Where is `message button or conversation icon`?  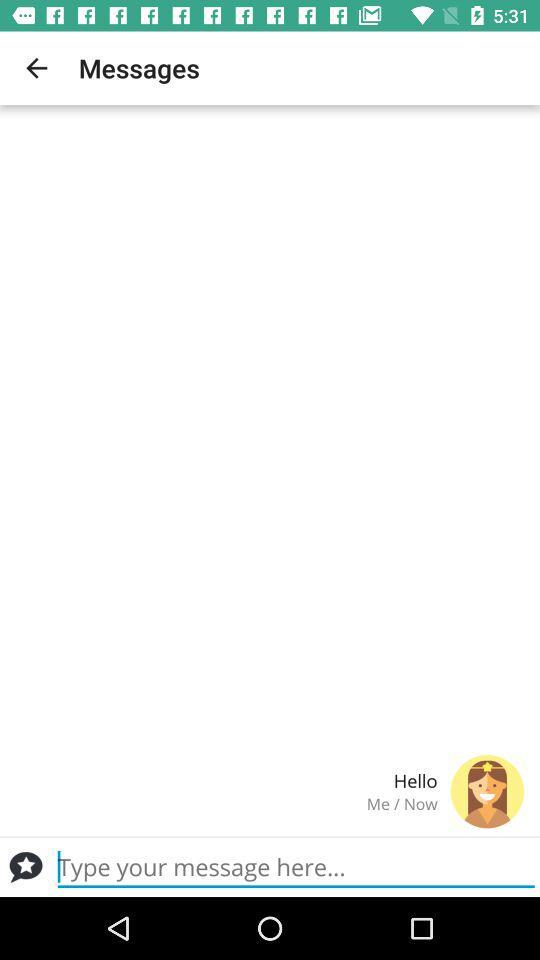
message button or conversation icon is located at coordinates (25, 866).